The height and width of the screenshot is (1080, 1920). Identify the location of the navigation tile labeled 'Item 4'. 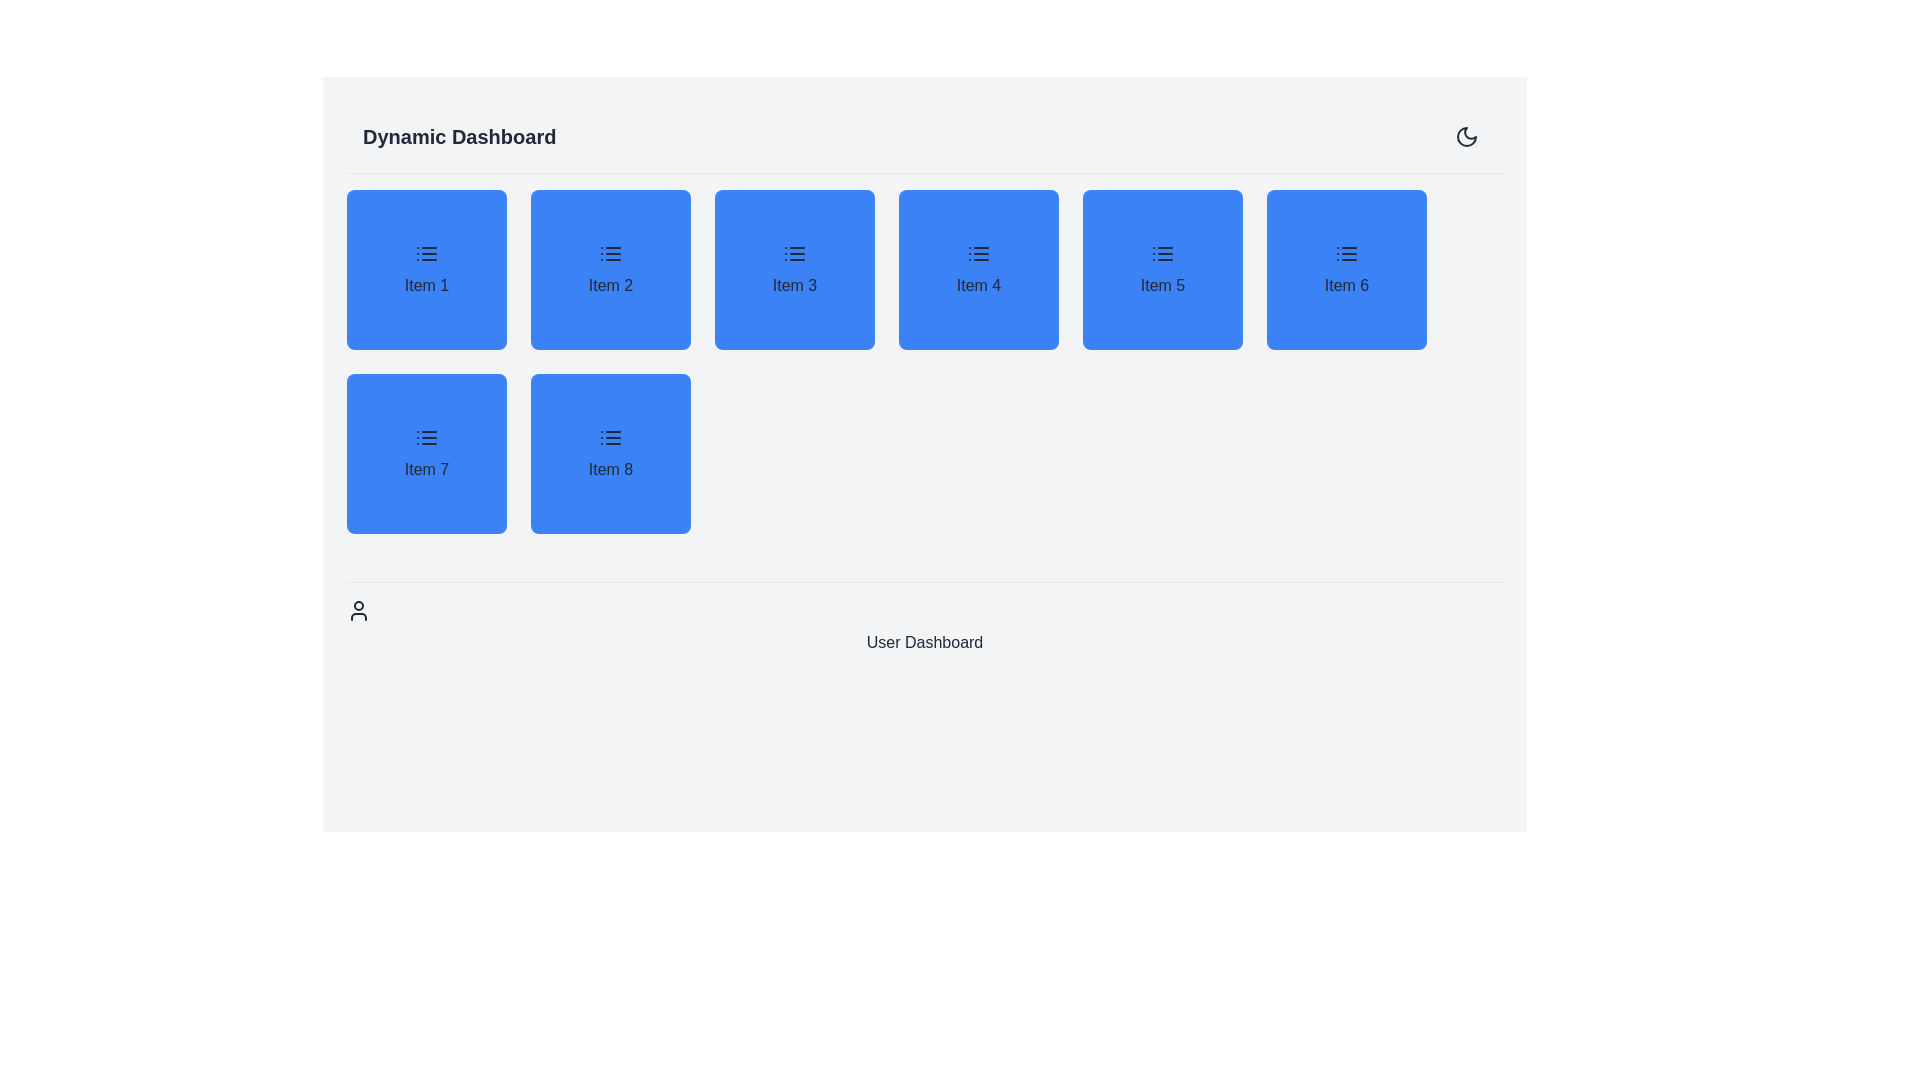
(979, 270).